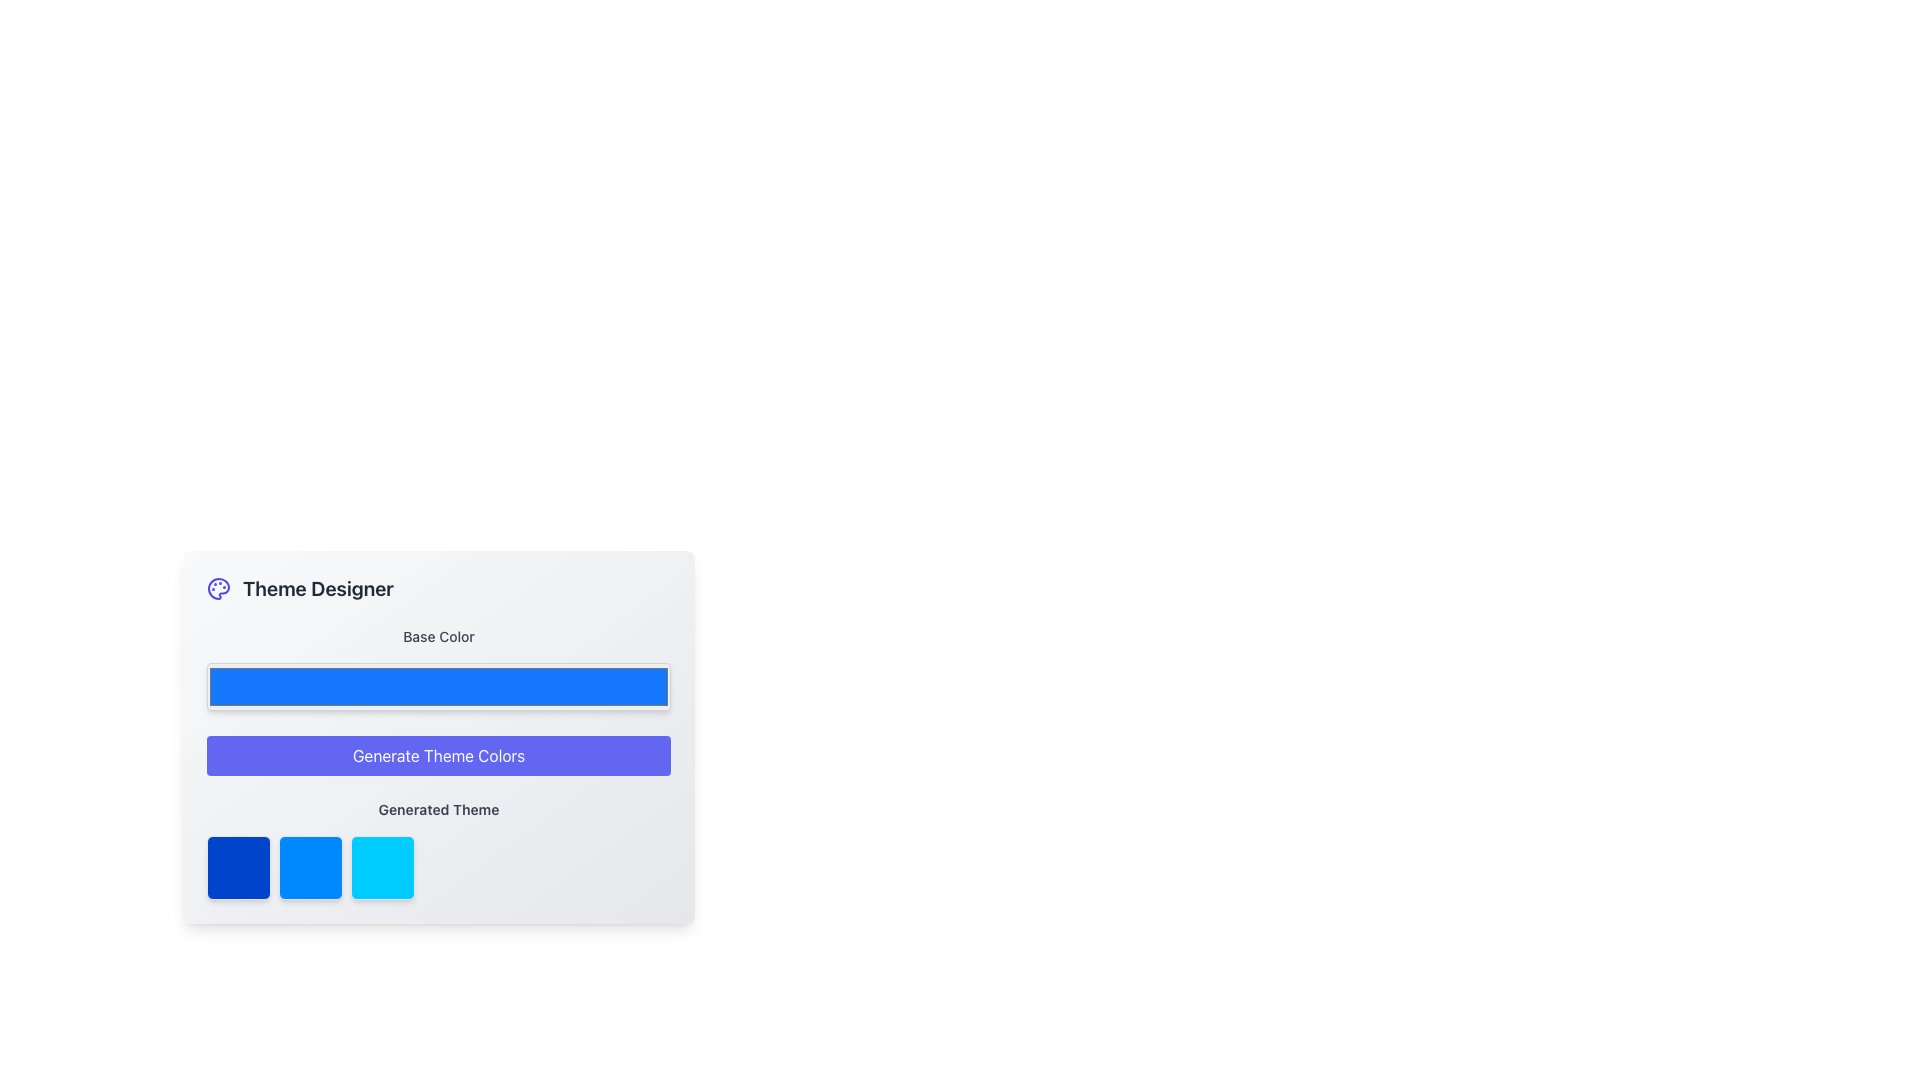 The height and width of the screenshot is (1080, 1920). Describe the element at coordinates (437, 810) in the screenshot. I see `the Text Label that indicates the purpose of the area showcasing the generated theme colors, positioned below the 'Generate Theme Colors' button and above three square color preview elements` at that location.